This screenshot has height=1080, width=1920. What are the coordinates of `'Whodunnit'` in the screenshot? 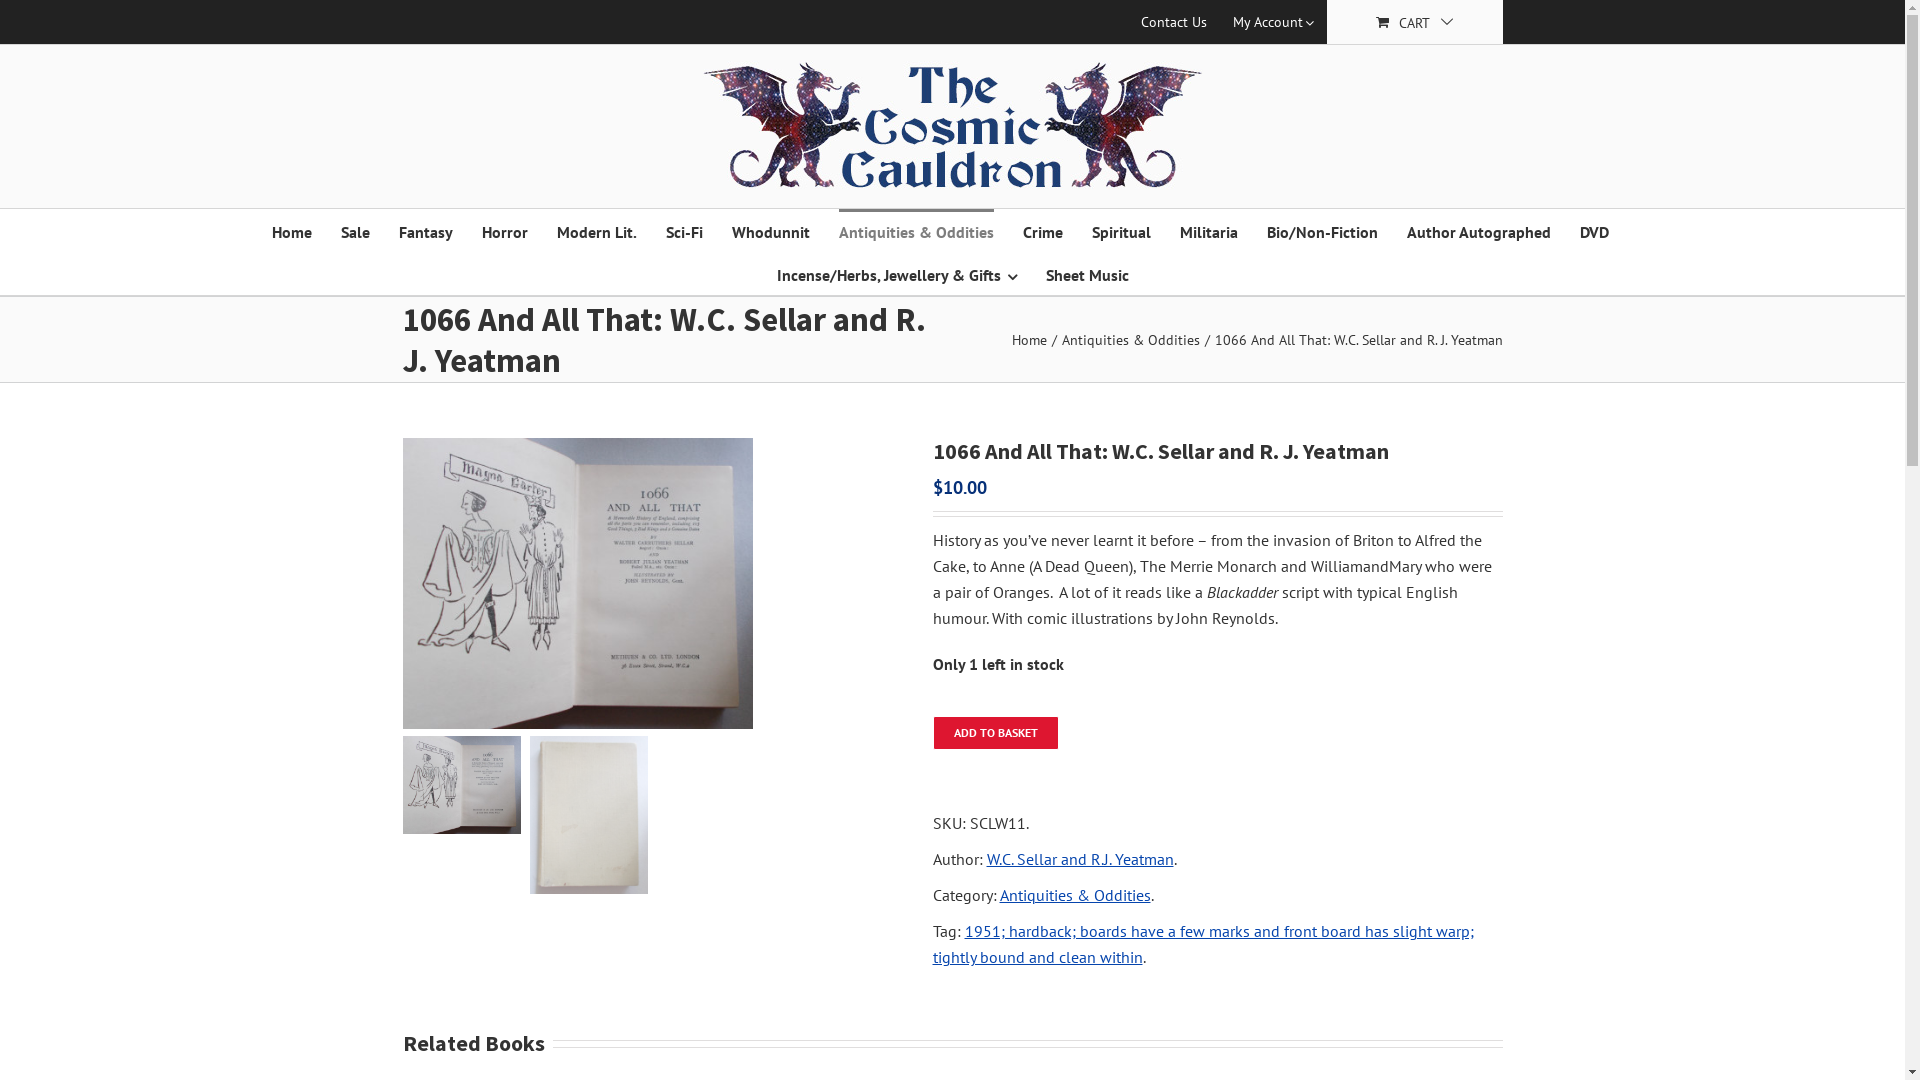 It's located at (770, 229).